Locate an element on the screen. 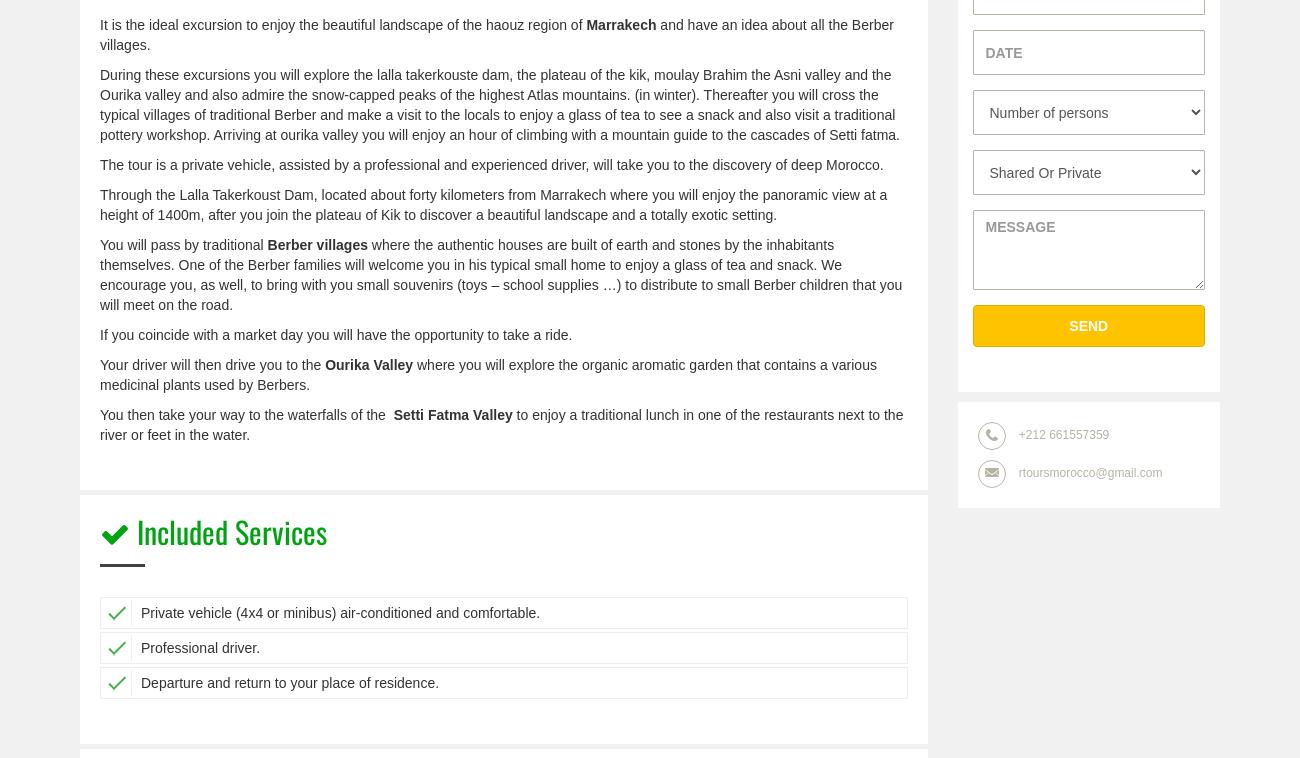 This screenshot has width=1300, height=758. 'rtoursmorocco@gmail.com' is located at coordinates (1087, 471).